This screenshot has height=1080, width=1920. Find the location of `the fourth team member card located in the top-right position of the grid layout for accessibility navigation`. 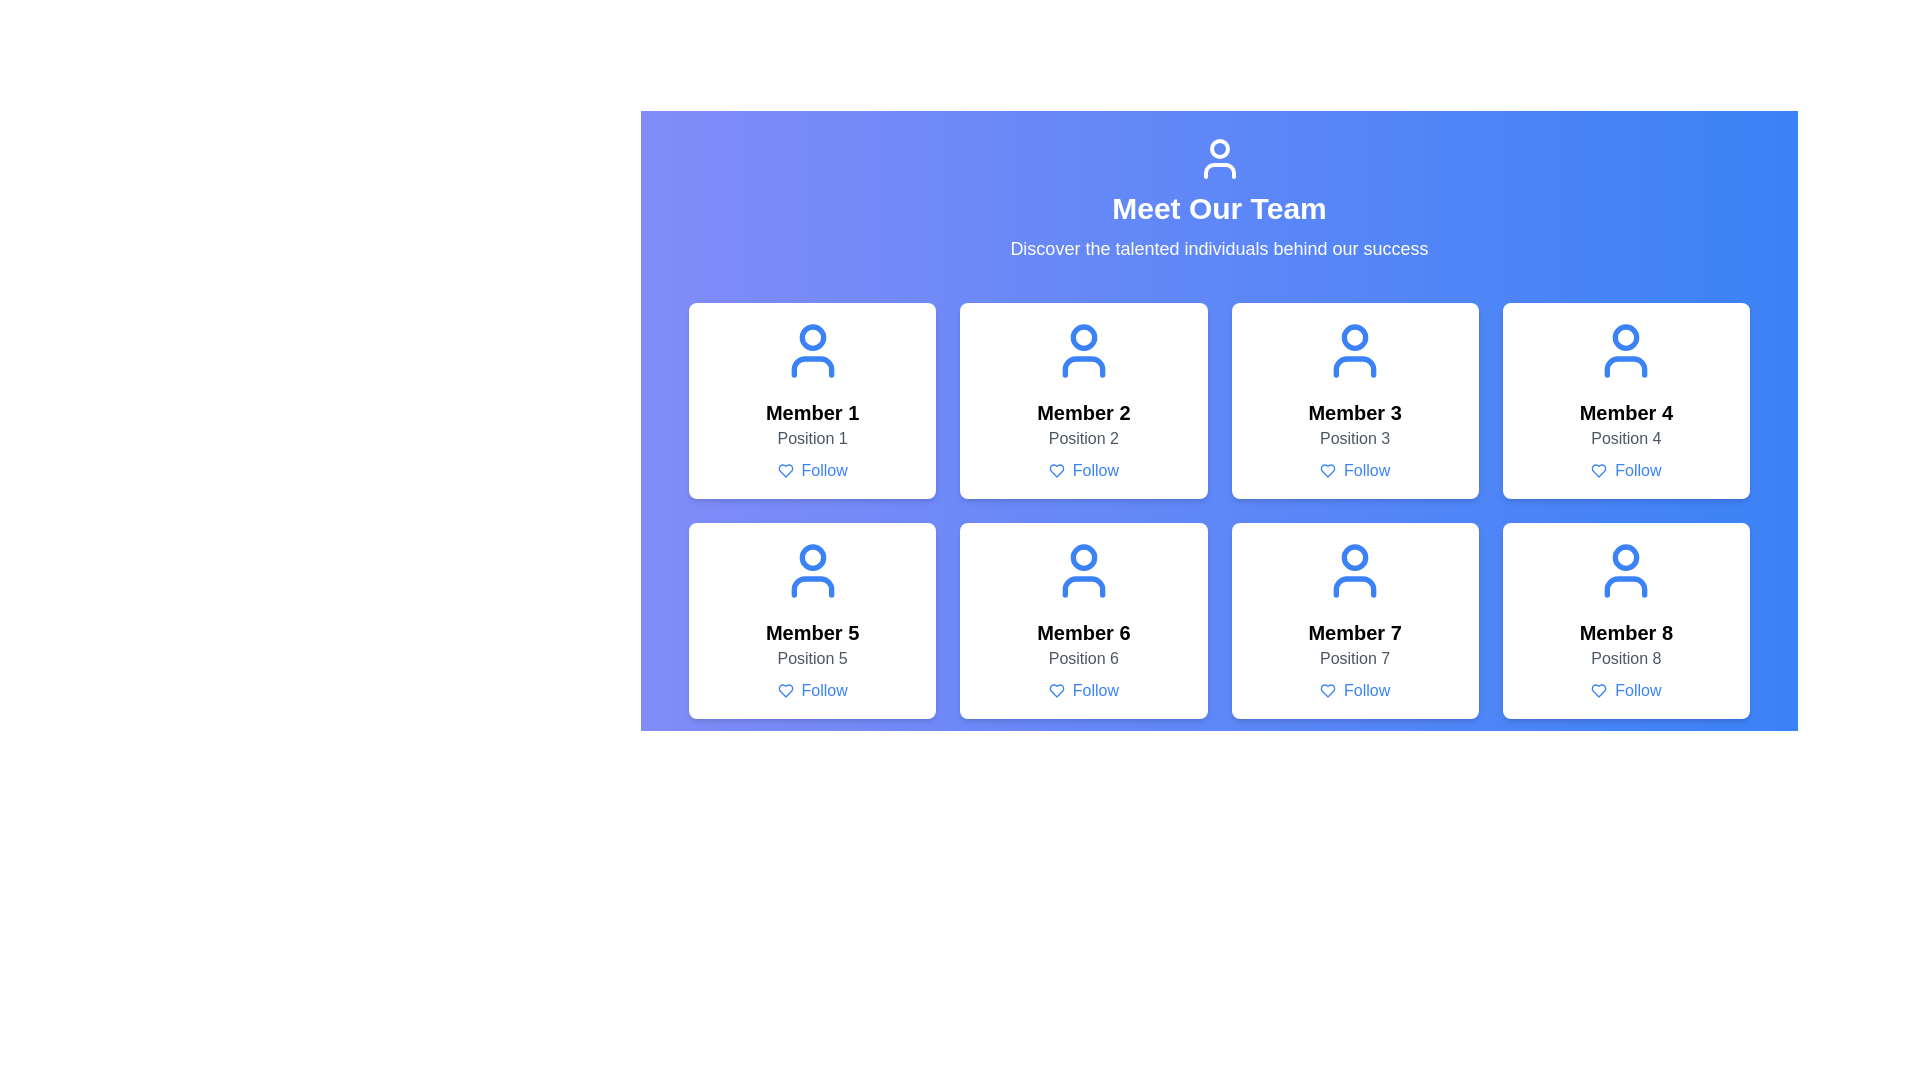

the fourth team member card located in the top-right position of the grid layout for accessibility navigation is located at coordinates (1626, 401).